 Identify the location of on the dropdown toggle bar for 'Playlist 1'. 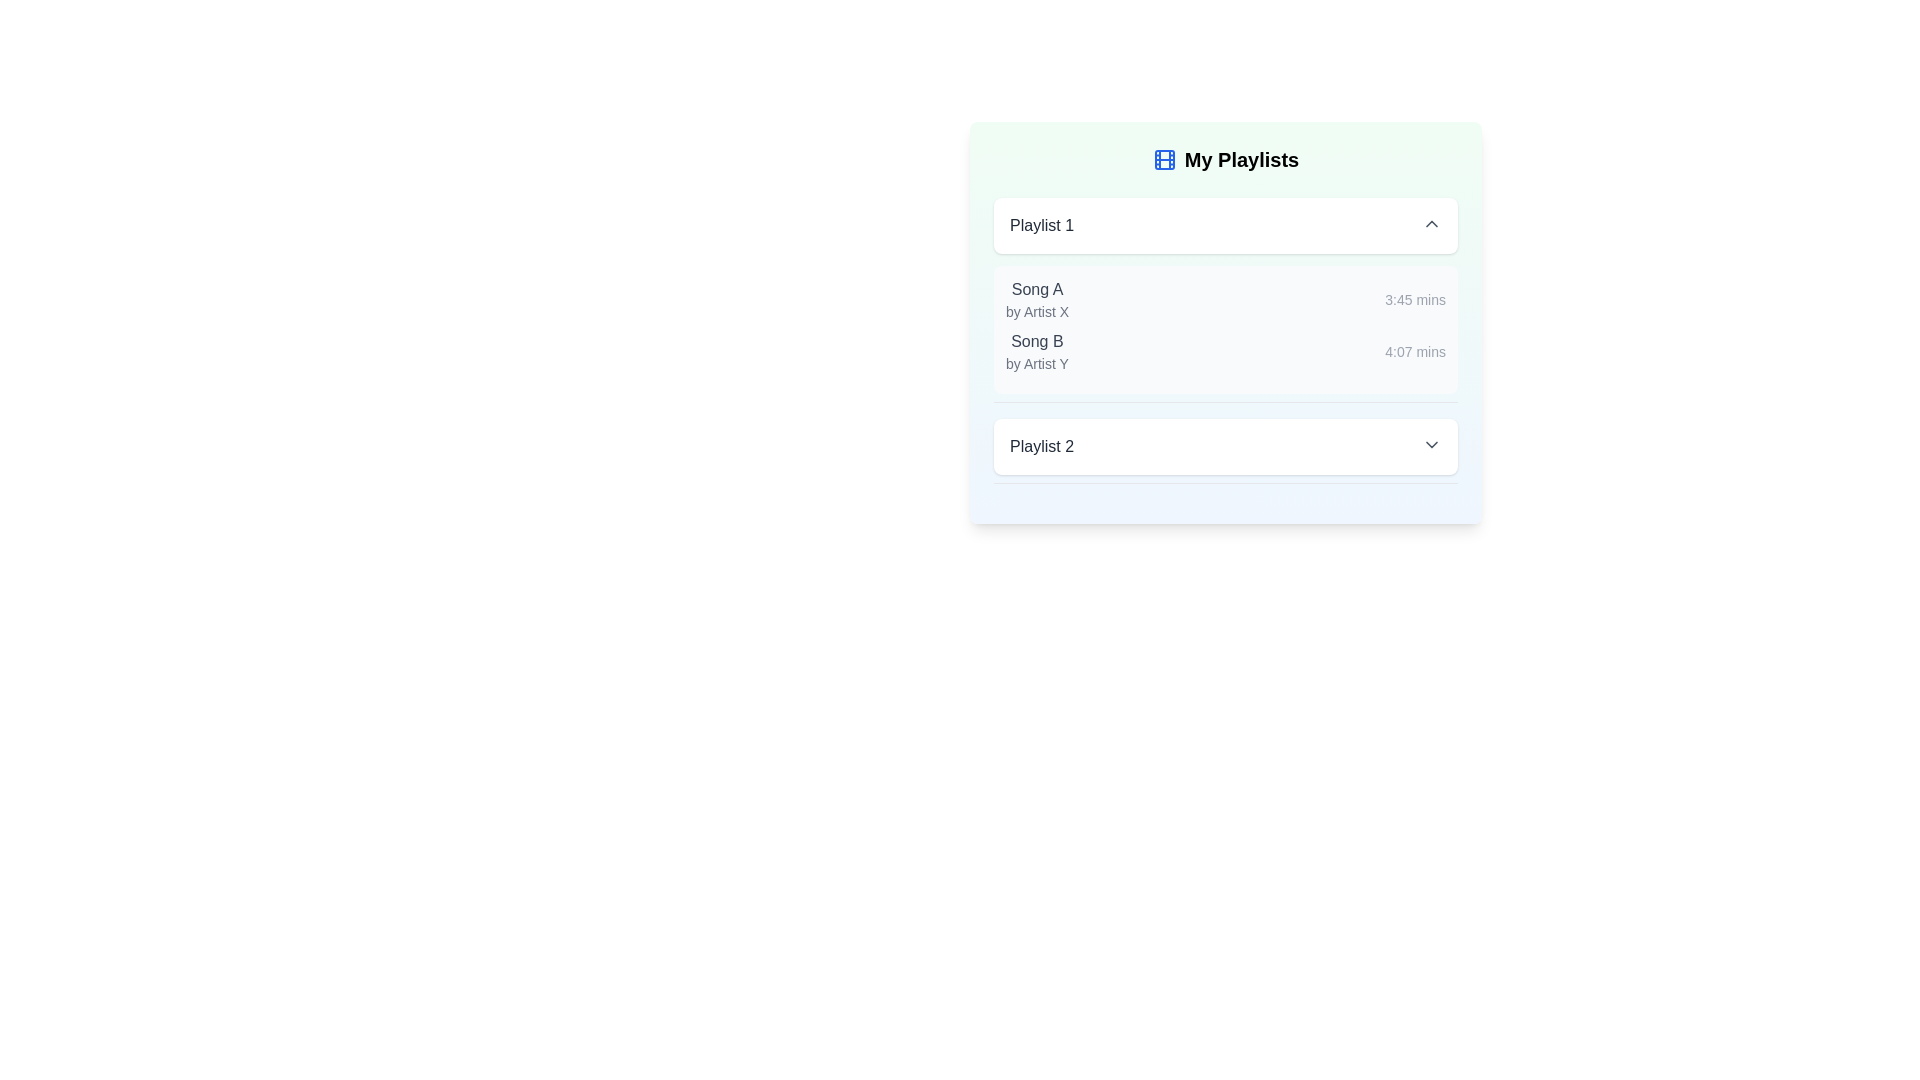
(1224, 225).